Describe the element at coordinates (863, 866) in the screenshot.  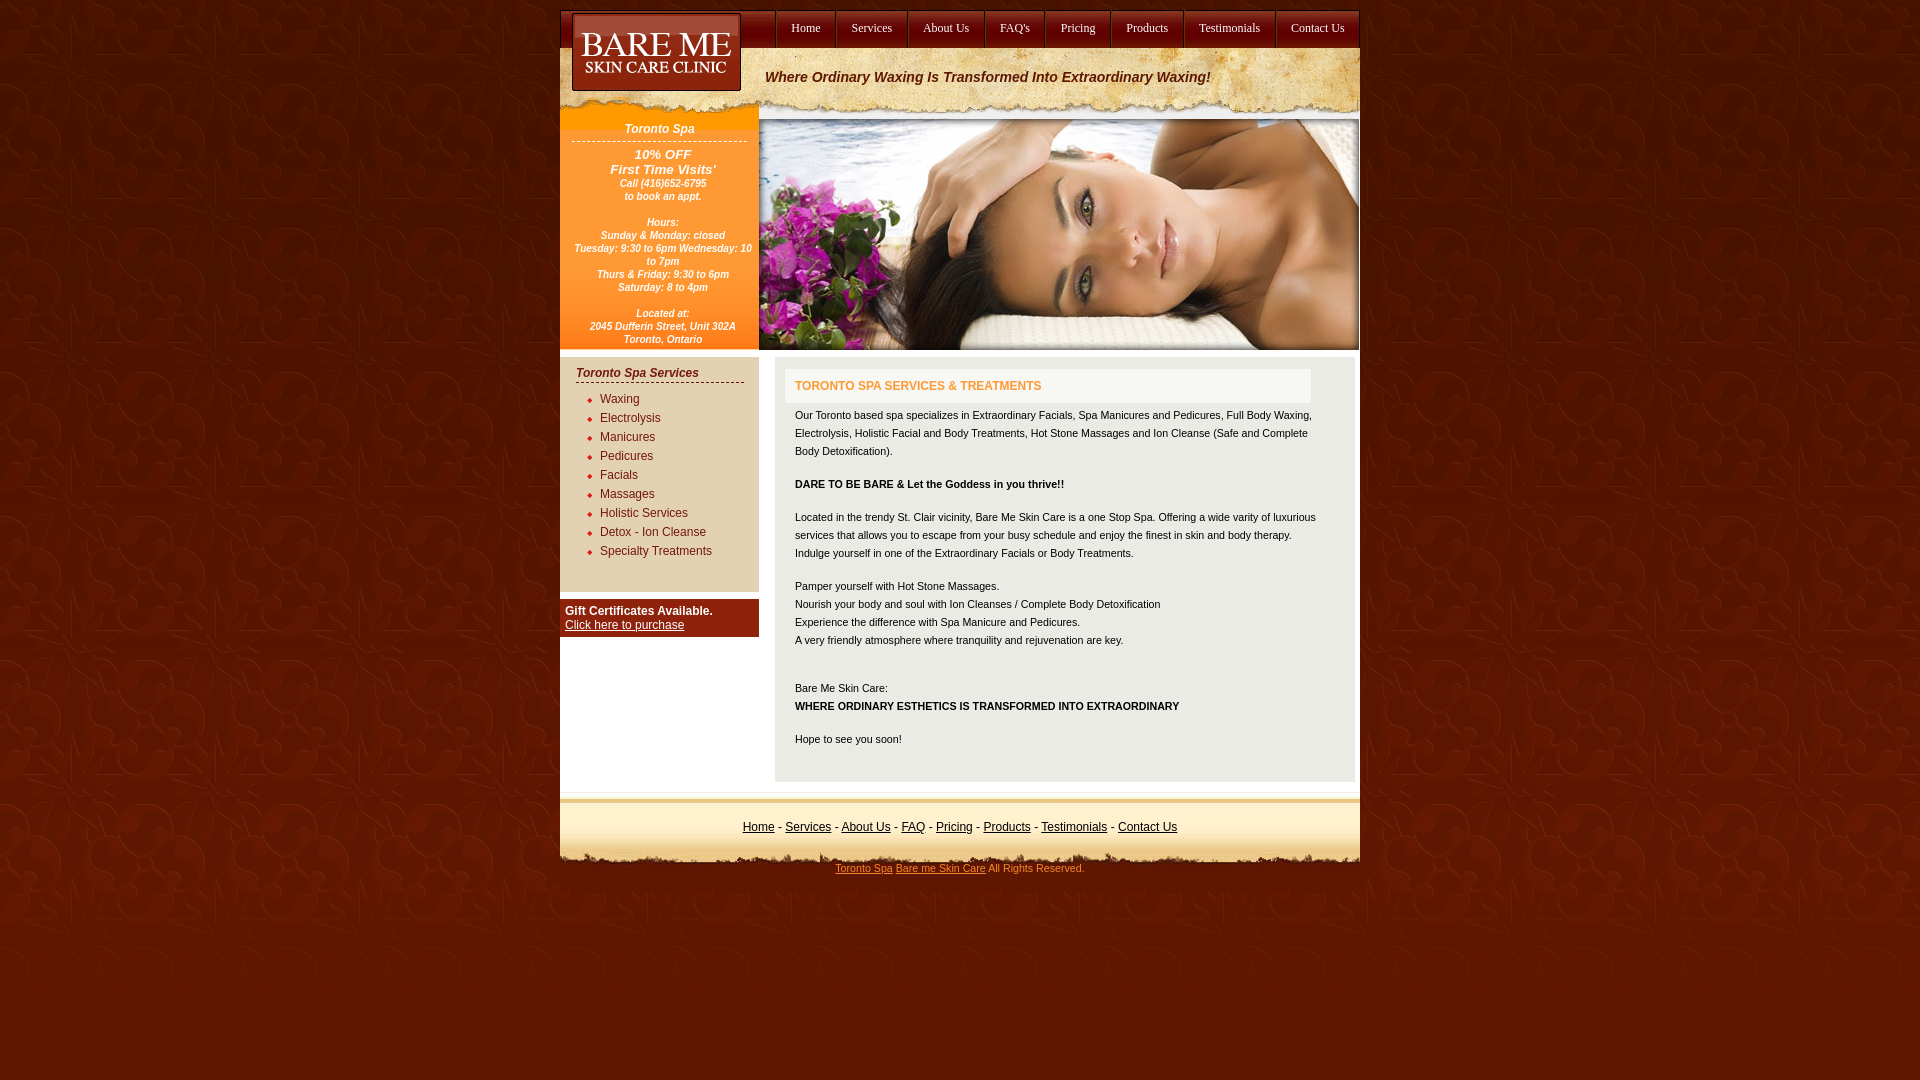
I see `'Toronto Spa'` at that location.